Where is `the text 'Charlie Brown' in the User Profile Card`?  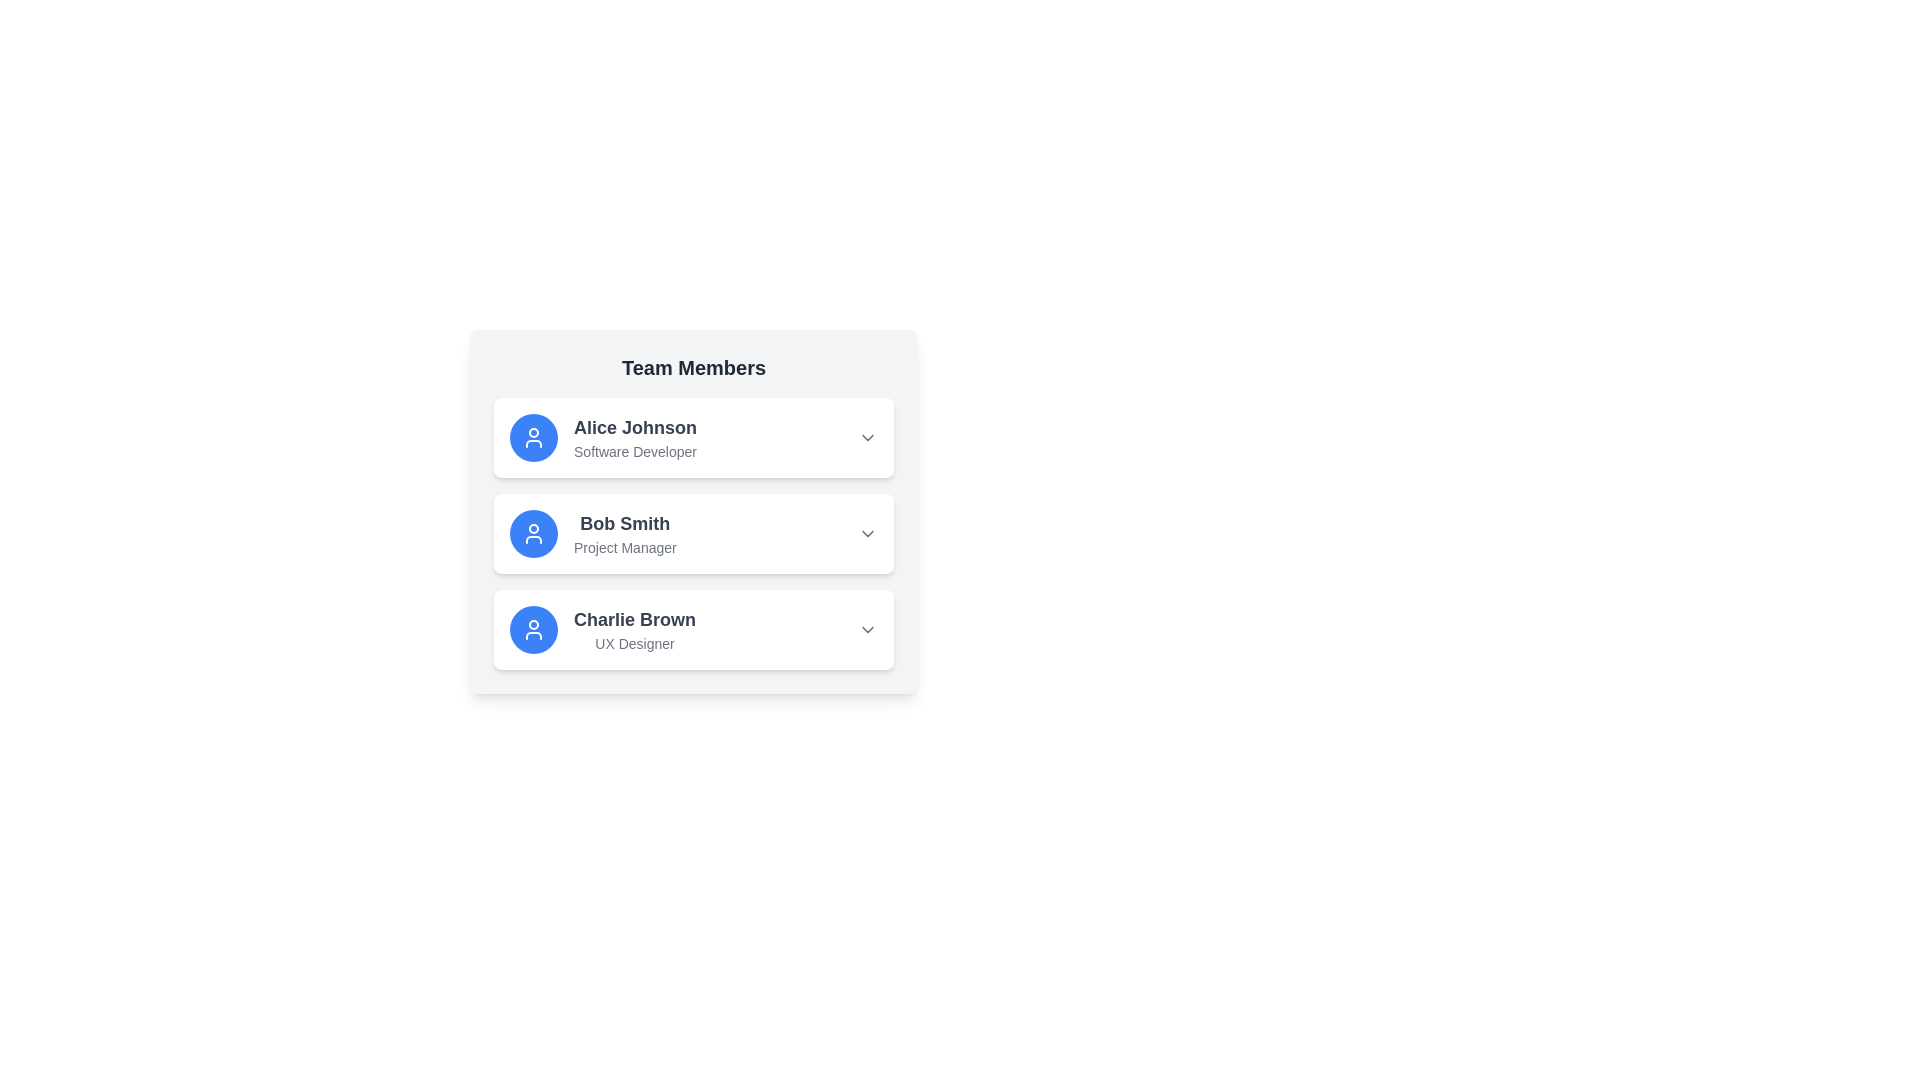
the text 'Charlie Brown' in the User Profile Card is located at coordinates (602, 628).